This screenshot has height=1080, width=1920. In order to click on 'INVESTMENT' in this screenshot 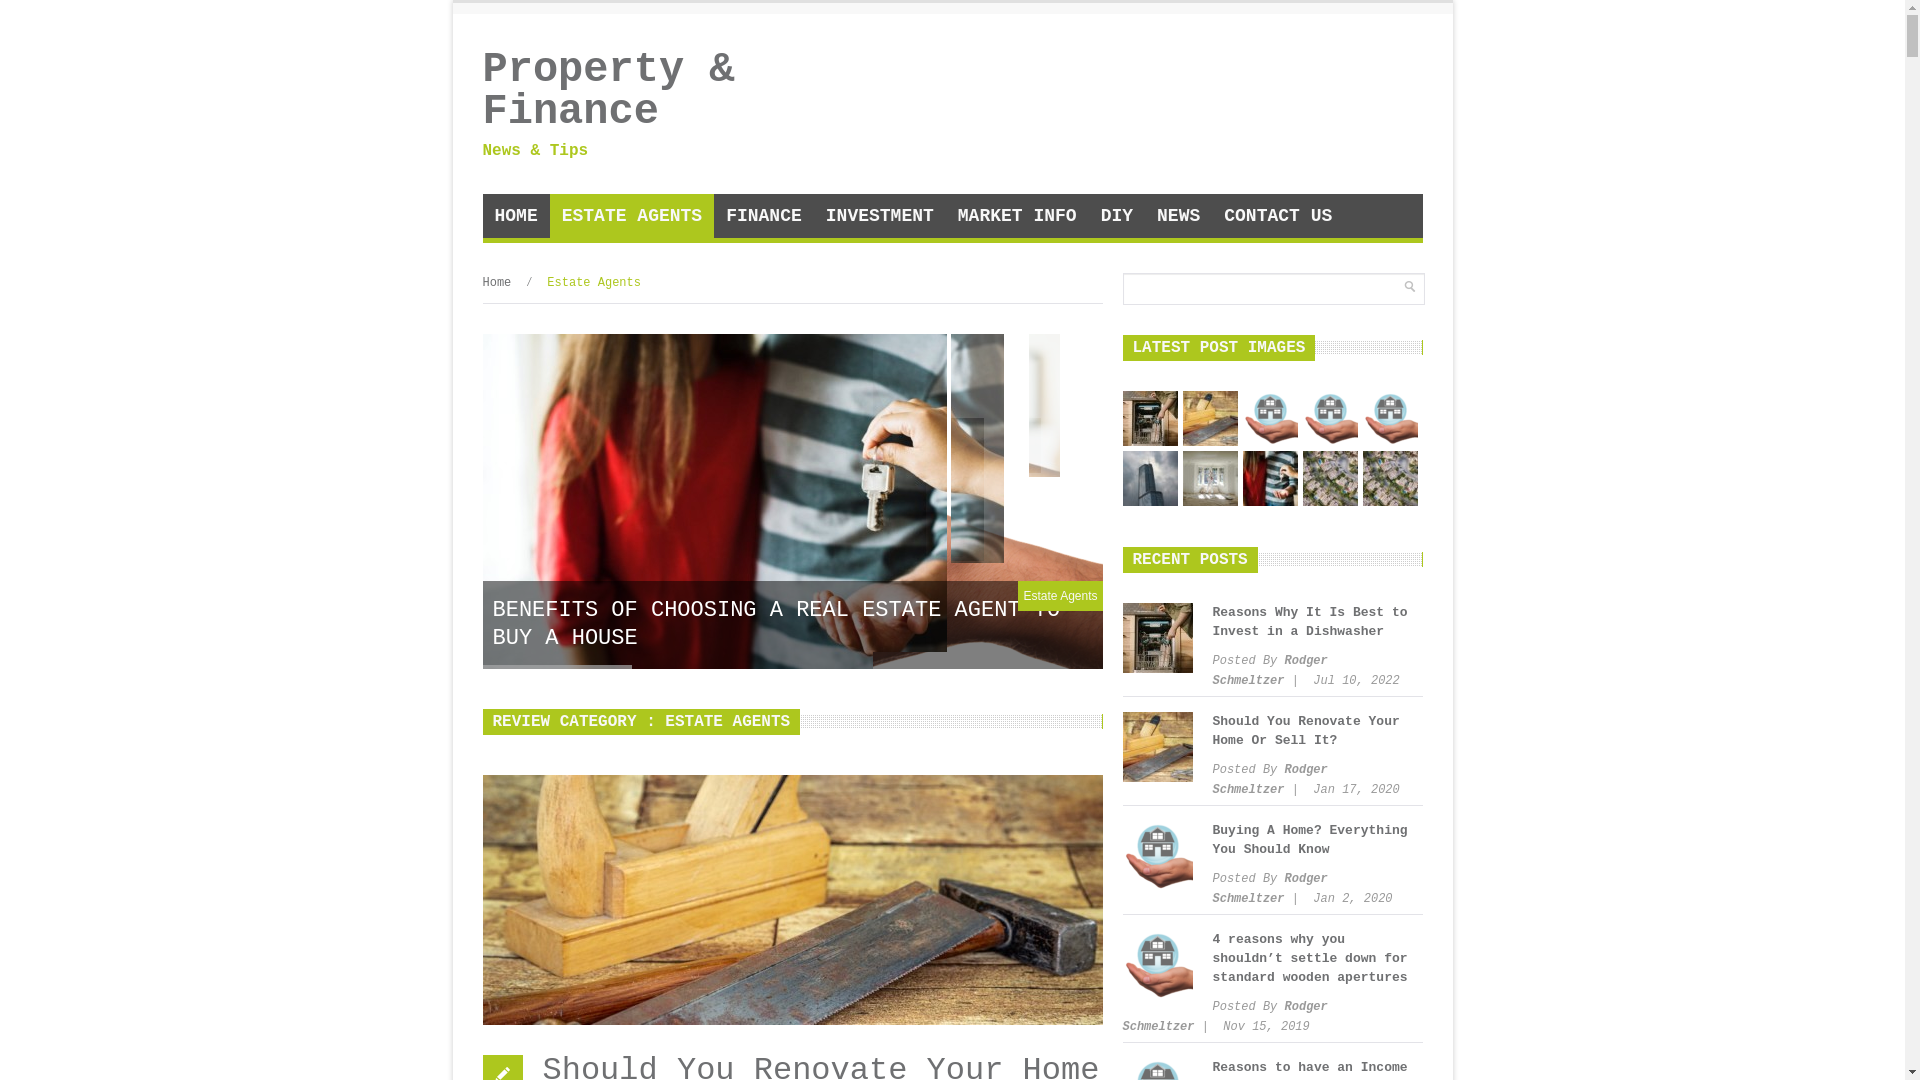, I will do `click(879, 216)`.